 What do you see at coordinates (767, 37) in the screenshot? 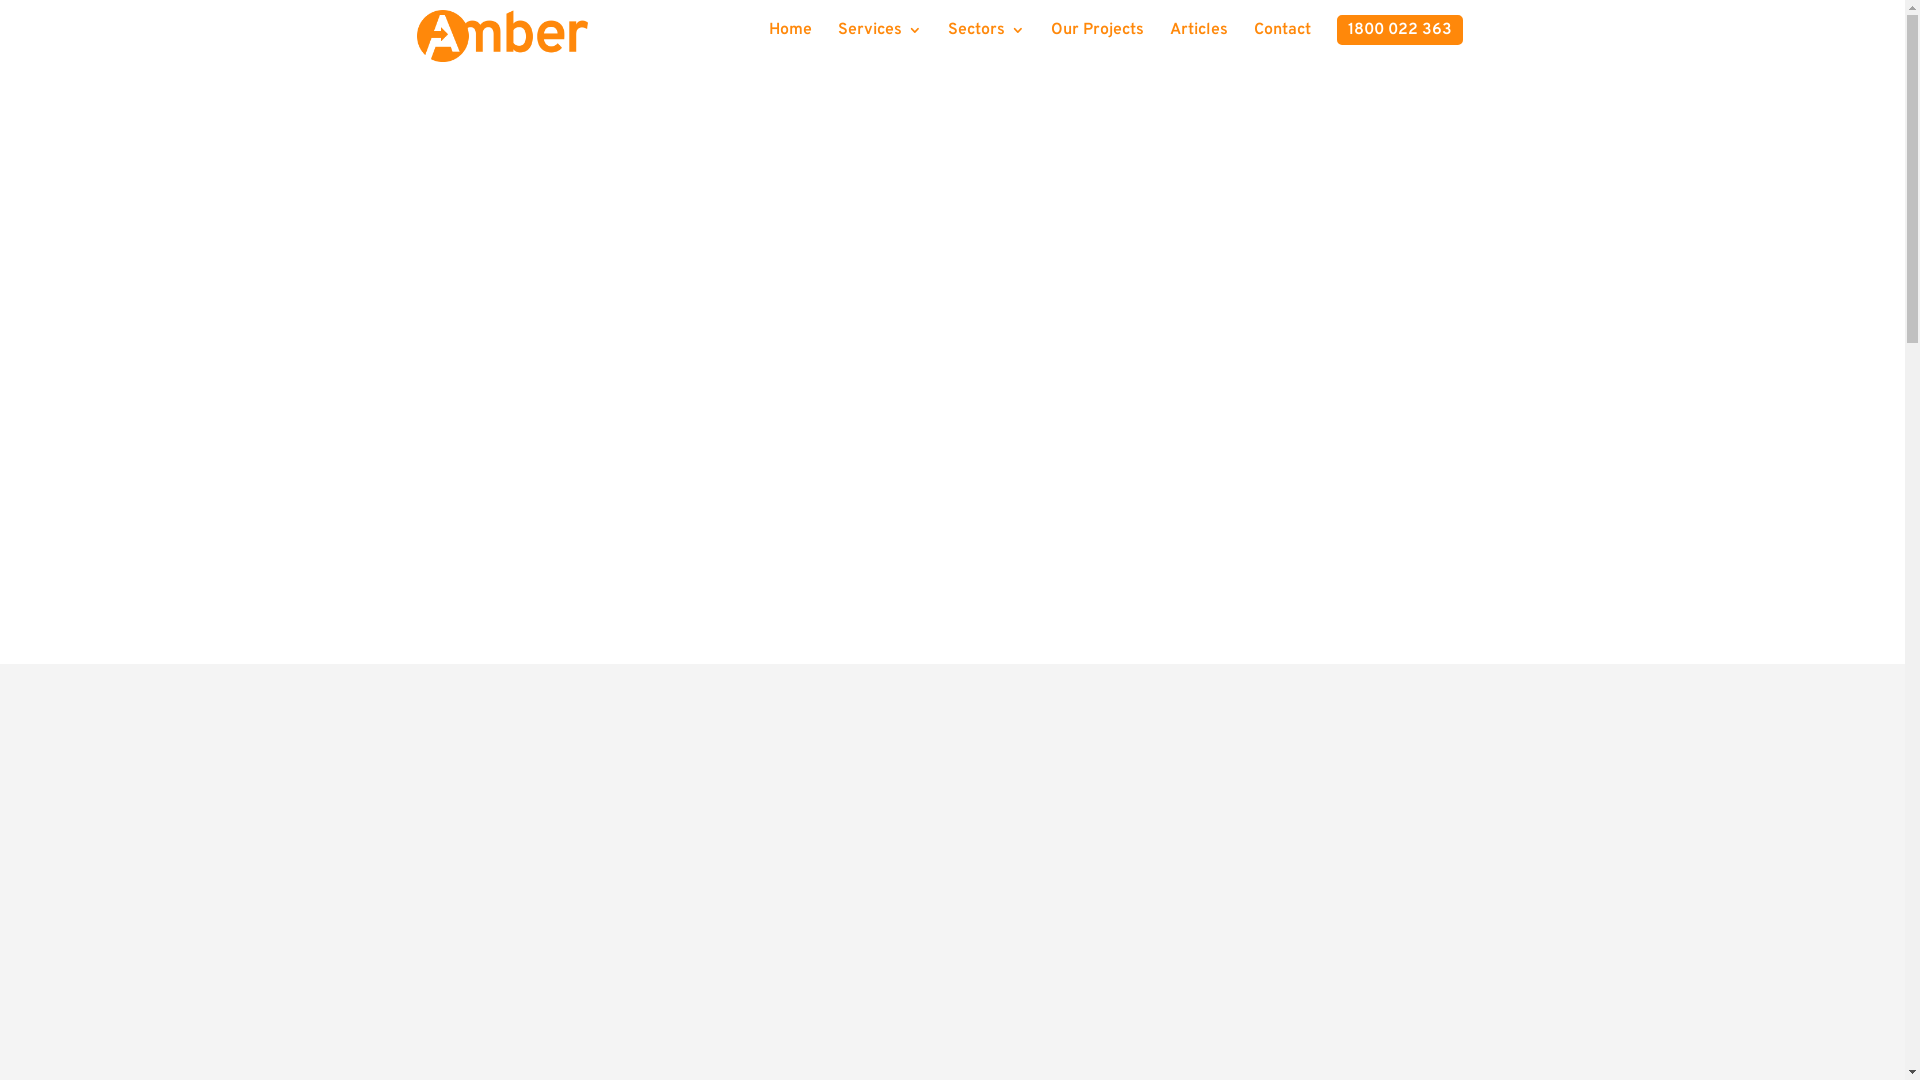
I see `'Home'` at bounding box center [767, 37].